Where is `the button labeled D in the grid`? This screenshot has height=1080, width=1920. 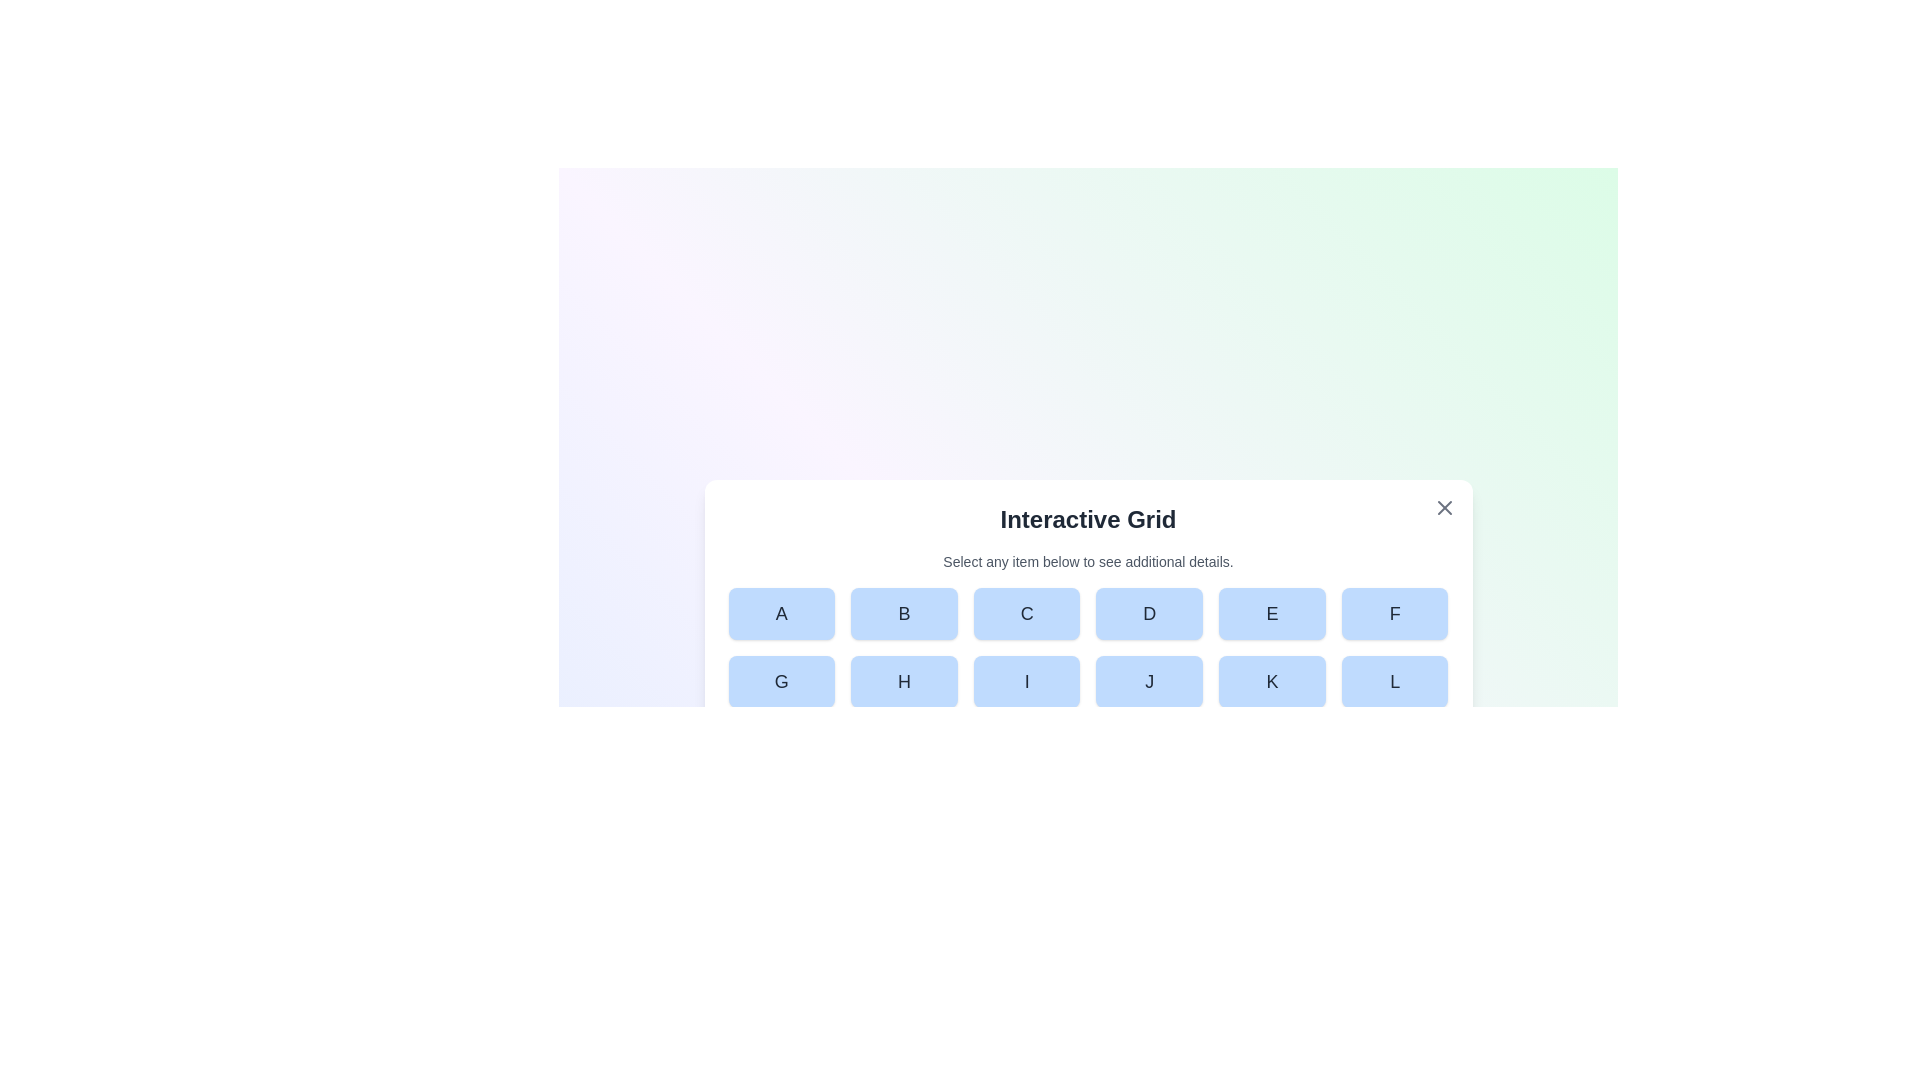 the button labeled D in the grid is located at coordinates (1149, 612).